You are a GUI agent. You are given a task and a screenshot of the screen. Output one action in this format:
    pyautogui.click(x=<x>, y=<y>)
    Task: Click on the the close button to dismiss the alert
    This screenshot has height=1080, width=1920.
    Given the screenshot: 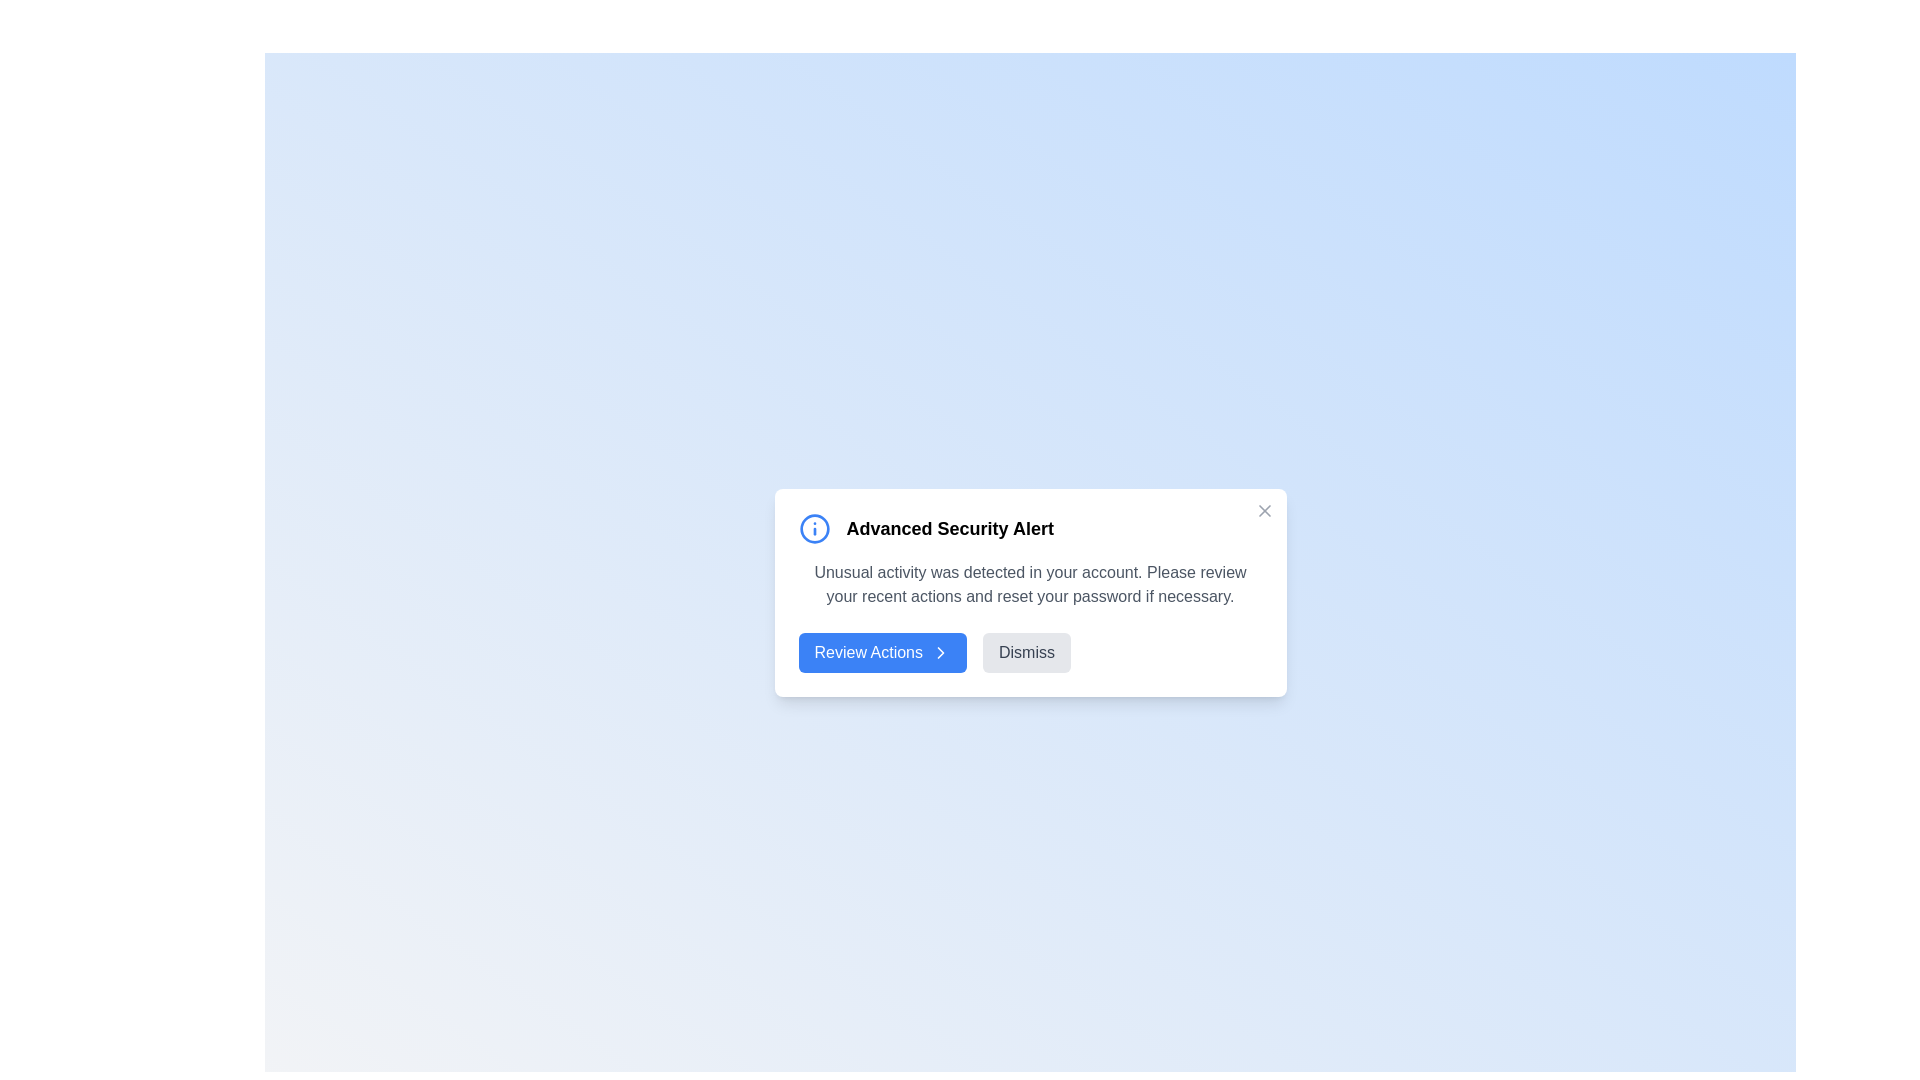 What is the action you would take?
    pyautogui.click(x=1263, y=509)
    